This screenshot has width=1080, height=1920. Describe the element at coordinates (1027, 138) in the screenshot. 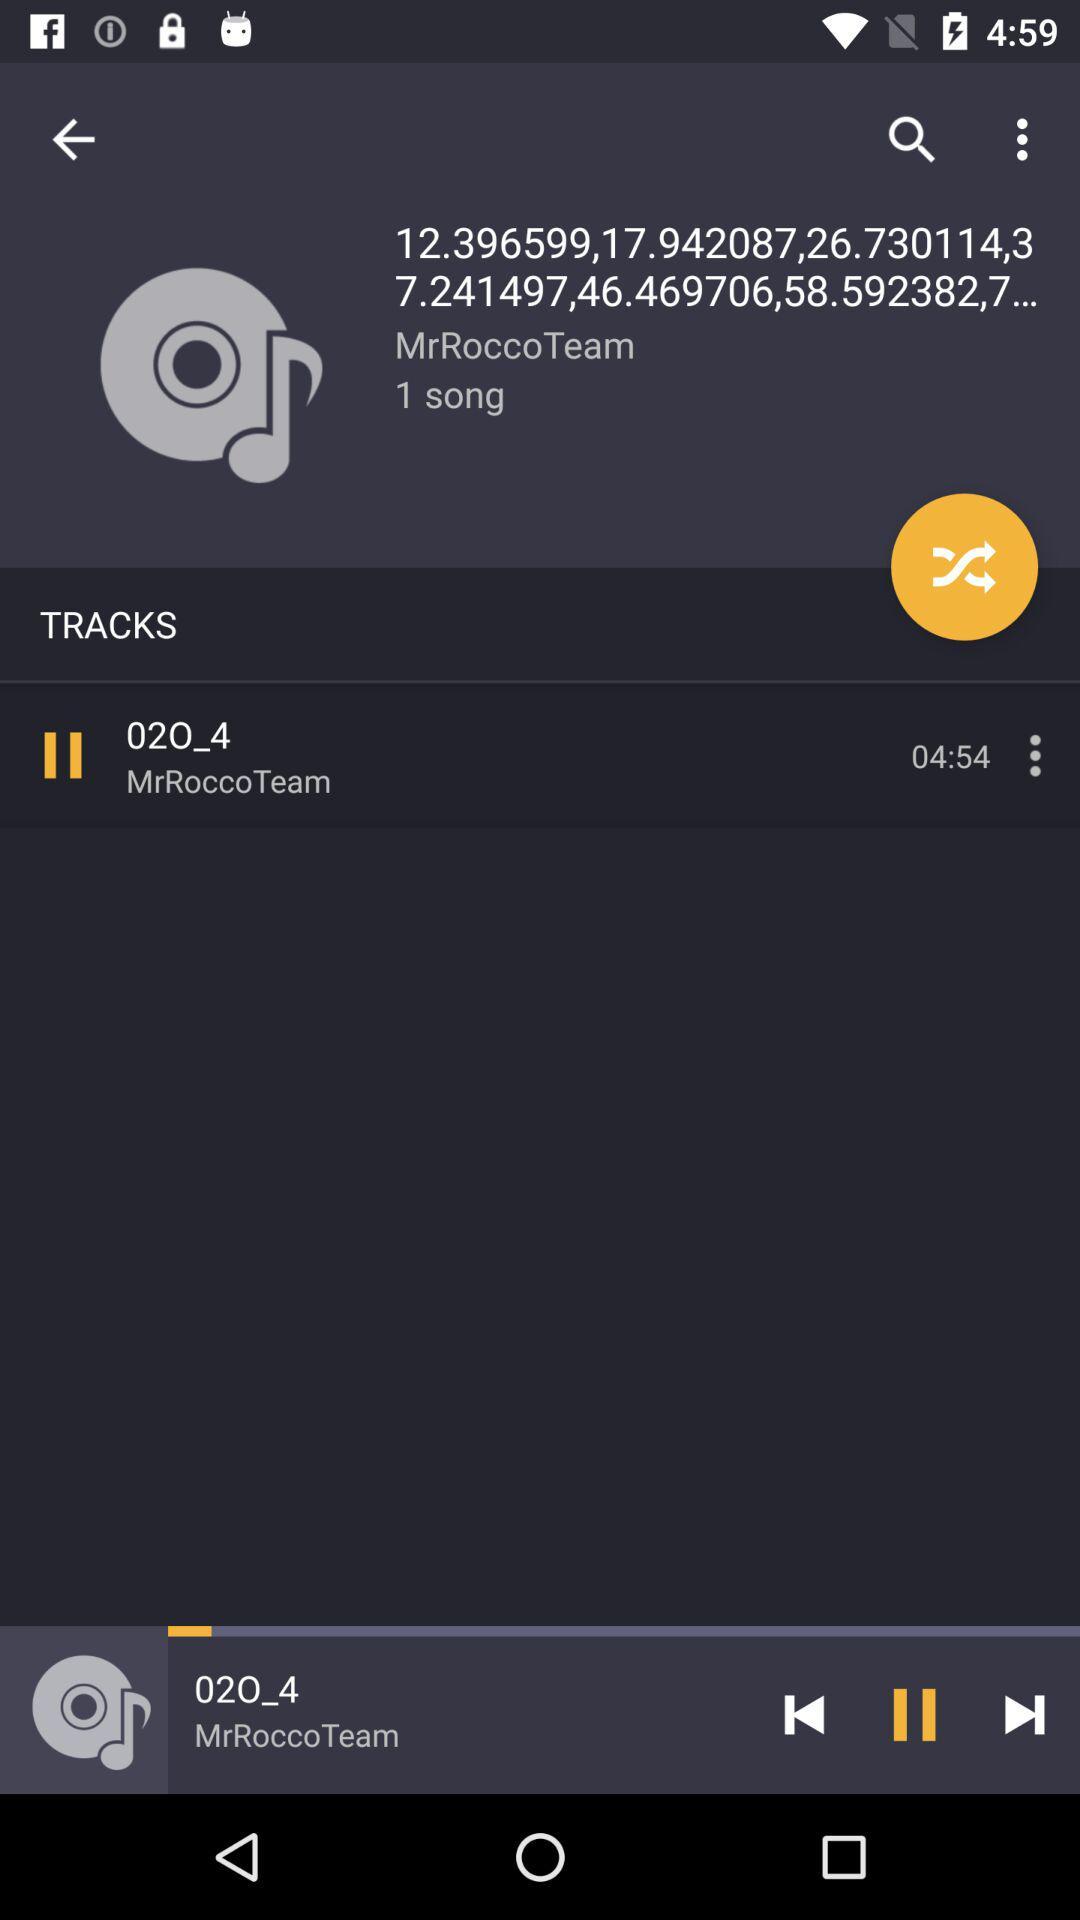

I see `icon above the 12 396599 17 item` at that location.